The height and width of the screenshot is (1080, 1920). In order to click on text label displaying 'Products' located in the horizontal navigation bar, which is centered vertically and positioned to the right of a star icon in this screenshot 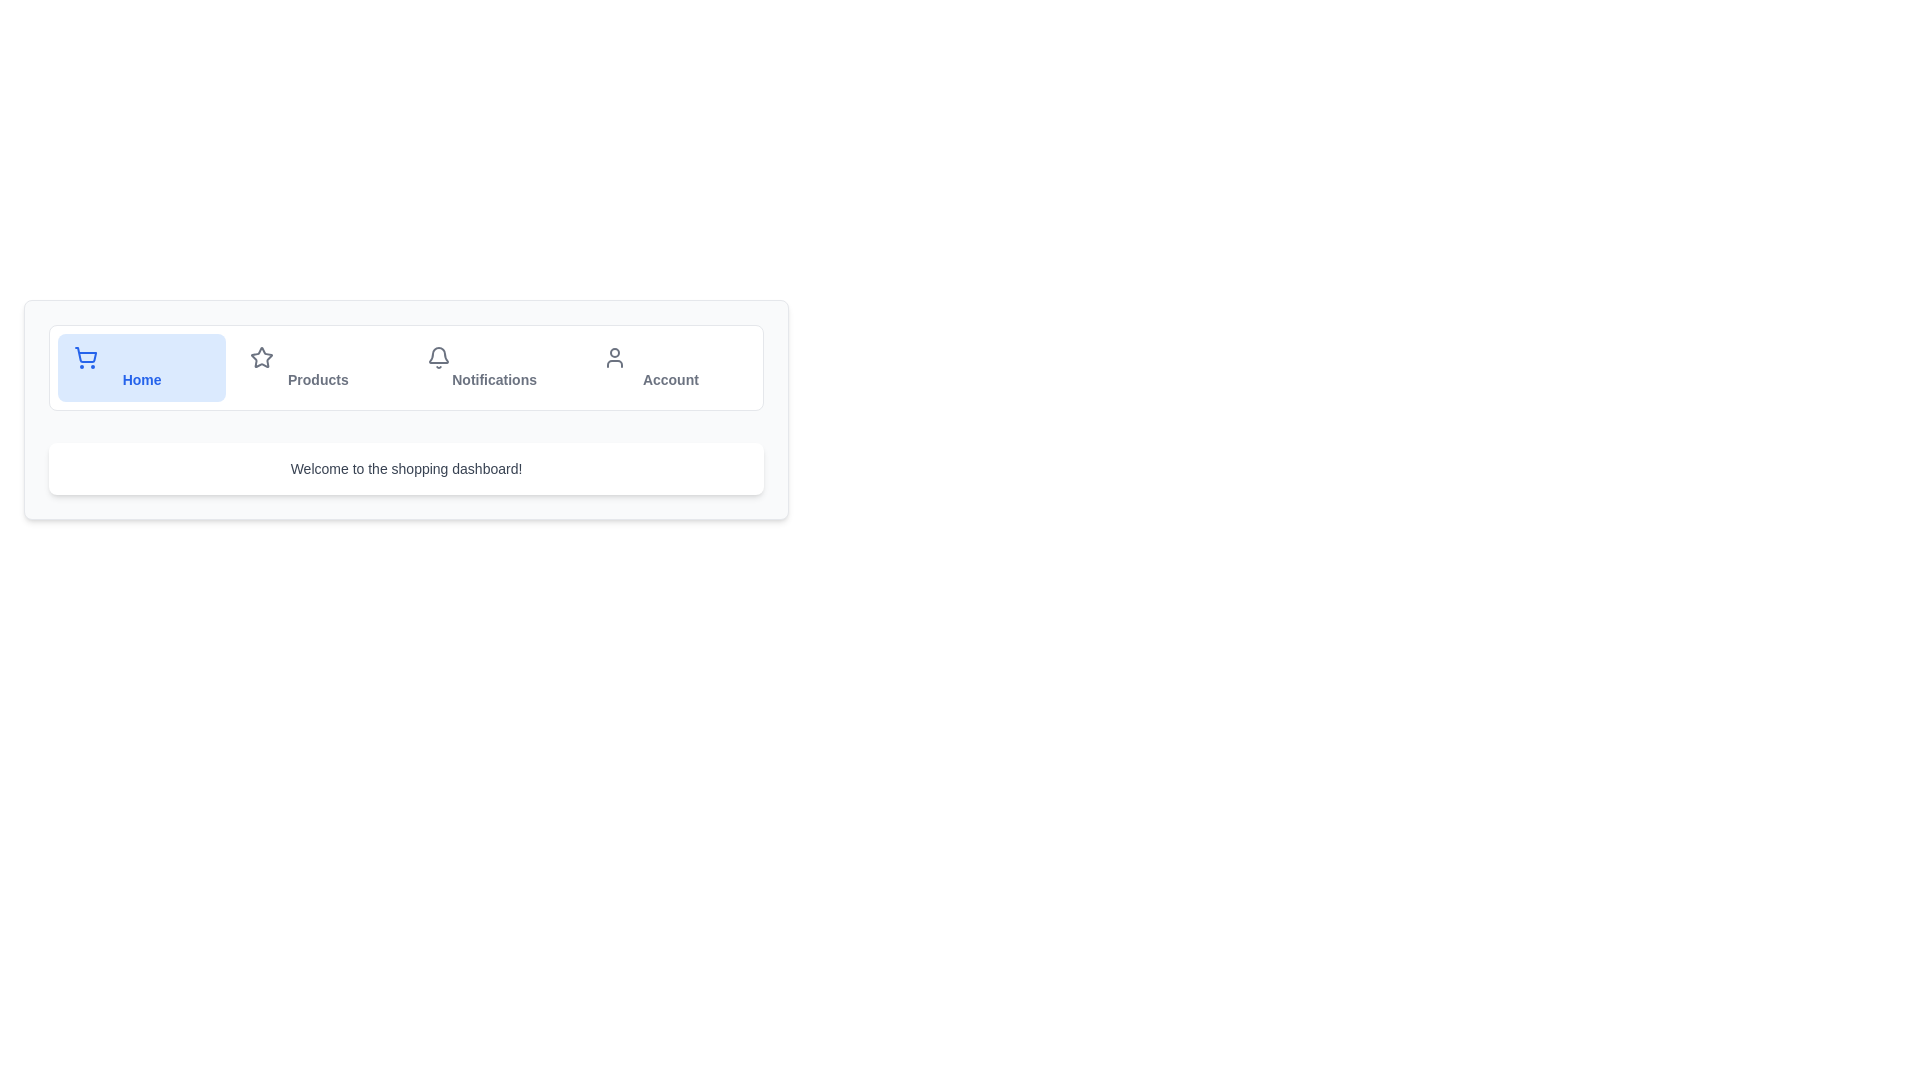, I will do `click(317, 380)`.